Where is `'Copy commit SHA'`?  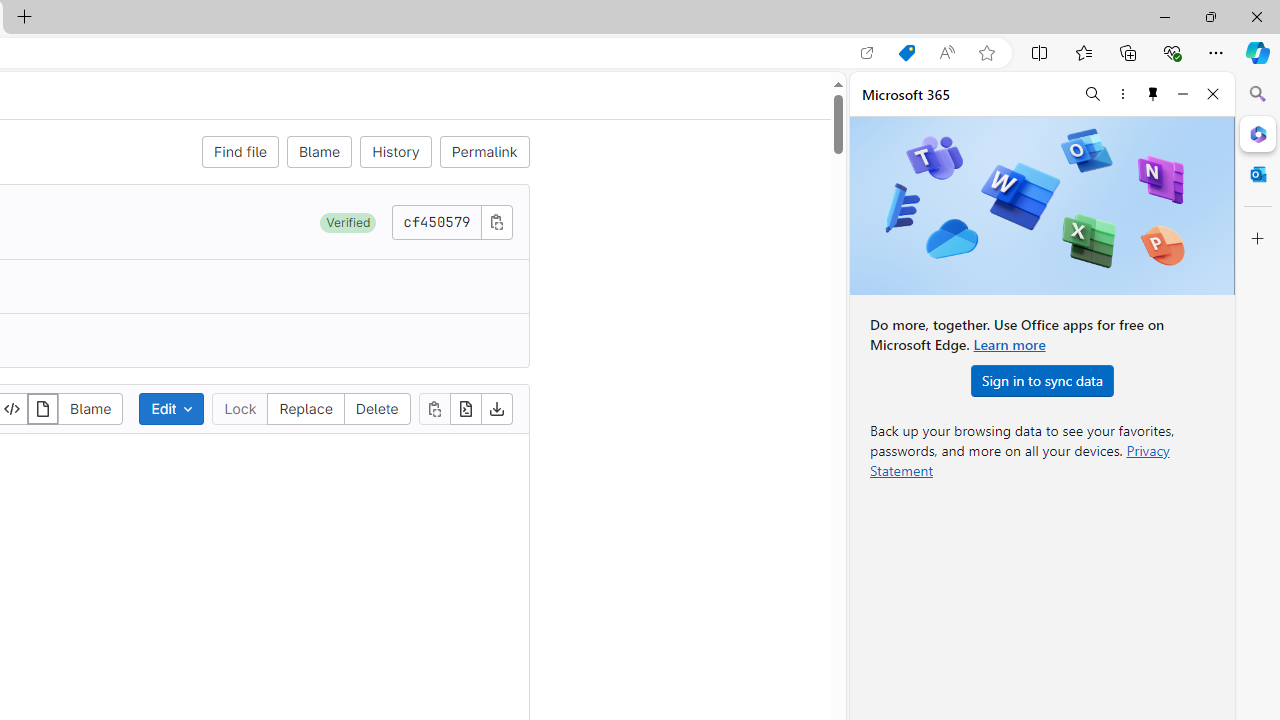
'Copy commit SHA' is located at coordinates (496, 221).